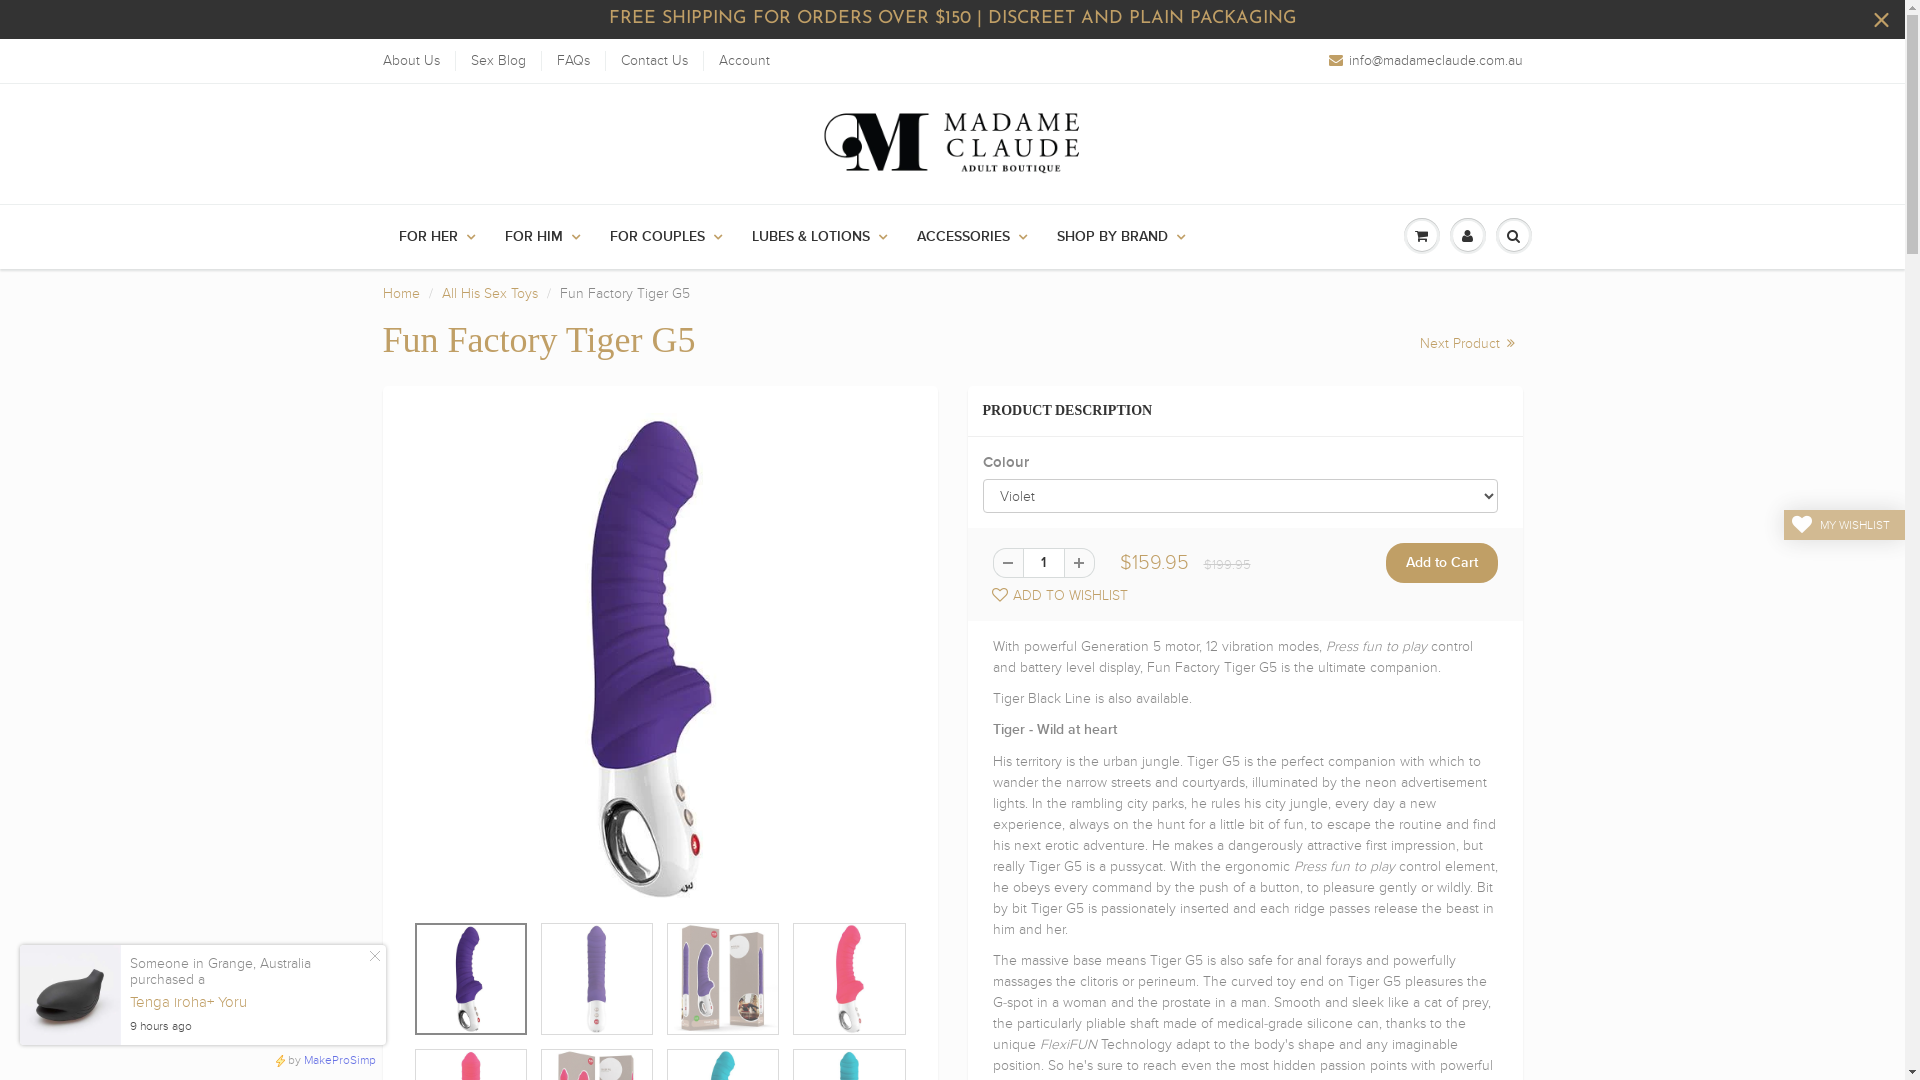 Image resolution: width=1920 pixels, height=1080 pixels. What do you see at coordinates (382, 60) in the screenshot?
I see `'About Us'` at bounding box center [382, 60].